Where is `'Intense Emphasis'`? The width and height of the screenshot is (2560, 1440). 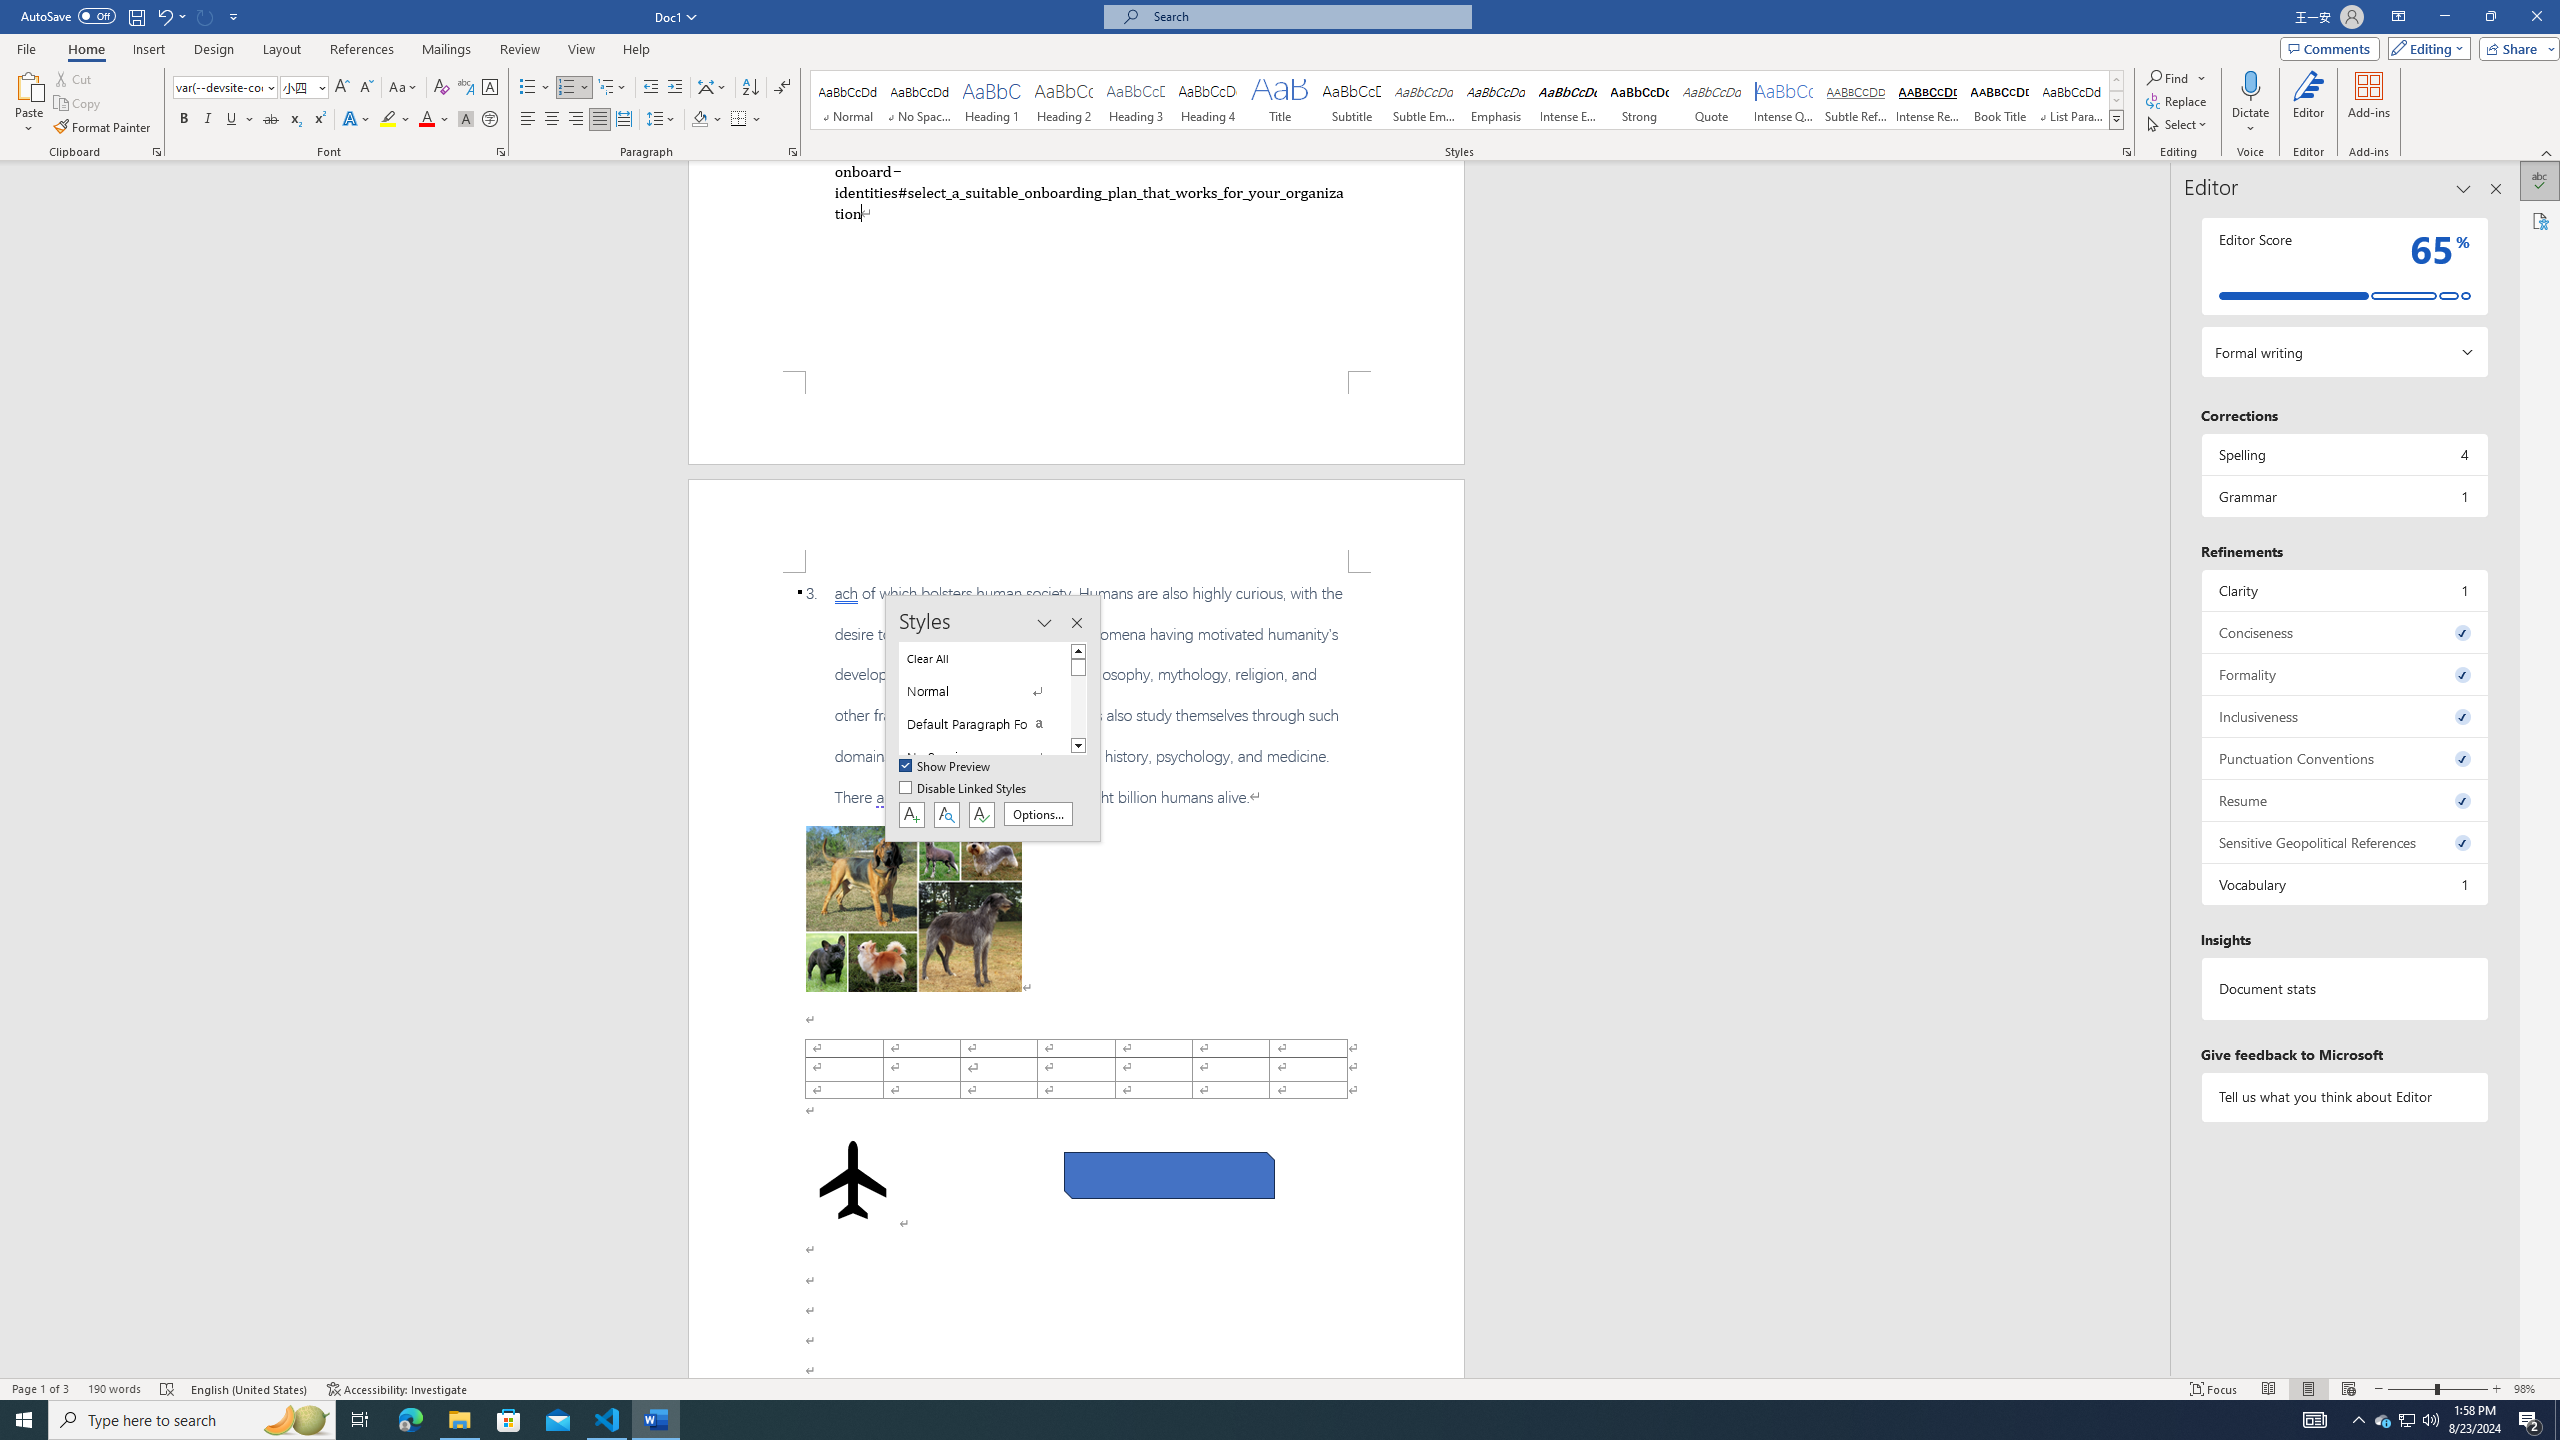
'Intense Emphasis' is located at coordinates (1568, 99).